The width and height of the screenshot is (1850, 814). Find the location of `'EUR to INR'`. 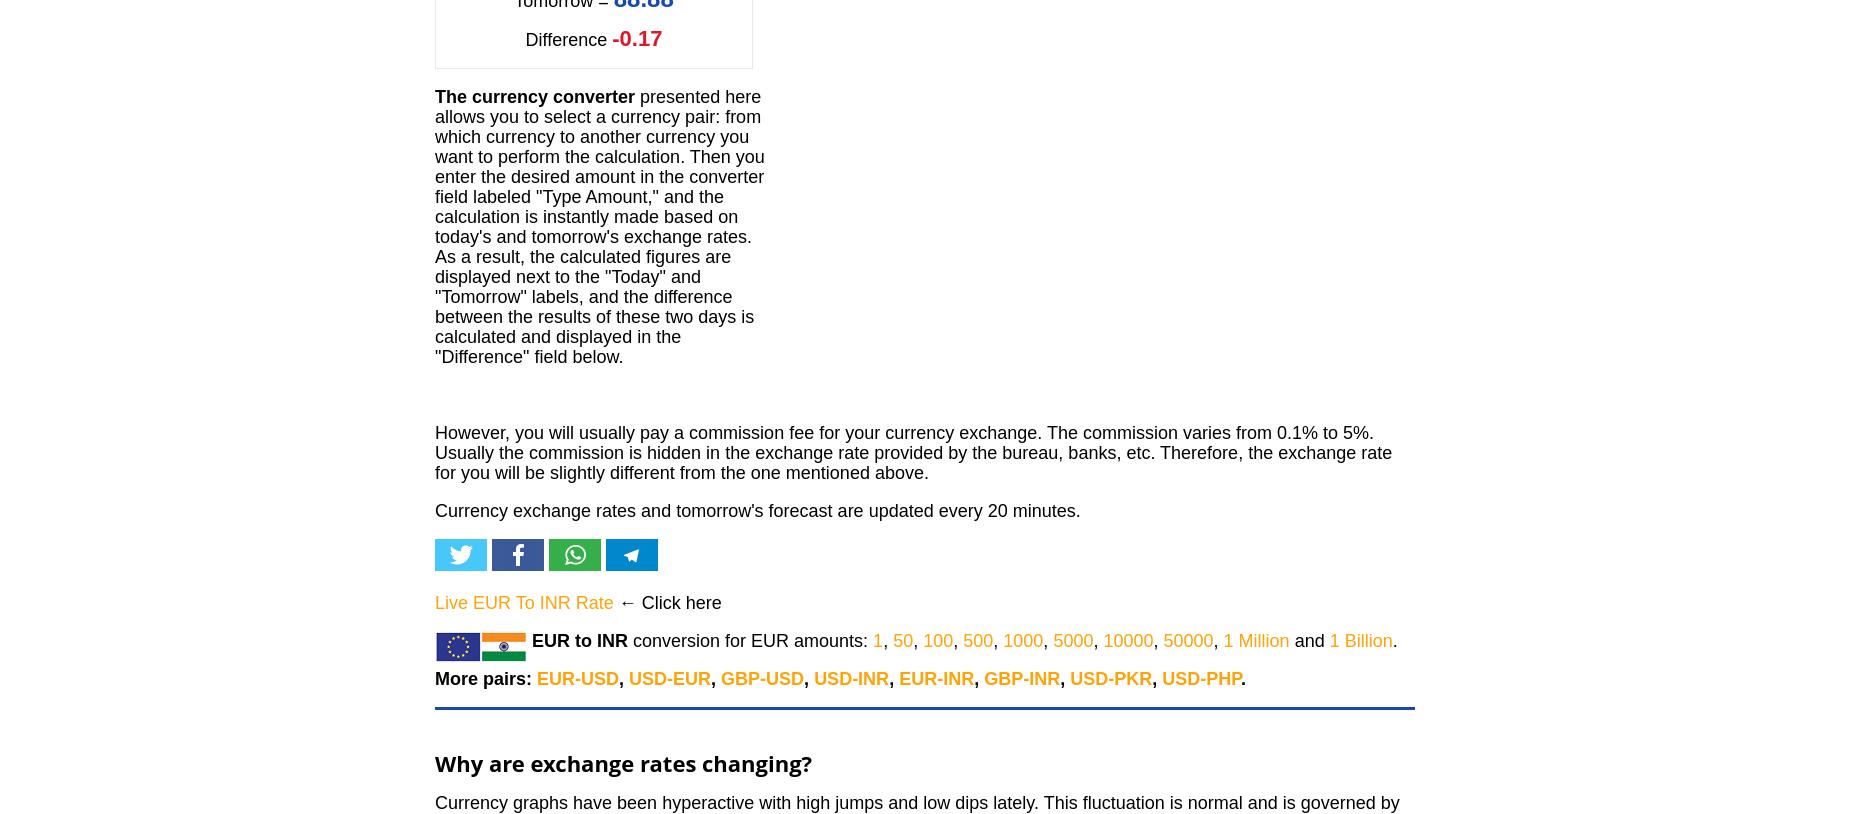

'EUR to INR' is located at coordinates (579, 641).